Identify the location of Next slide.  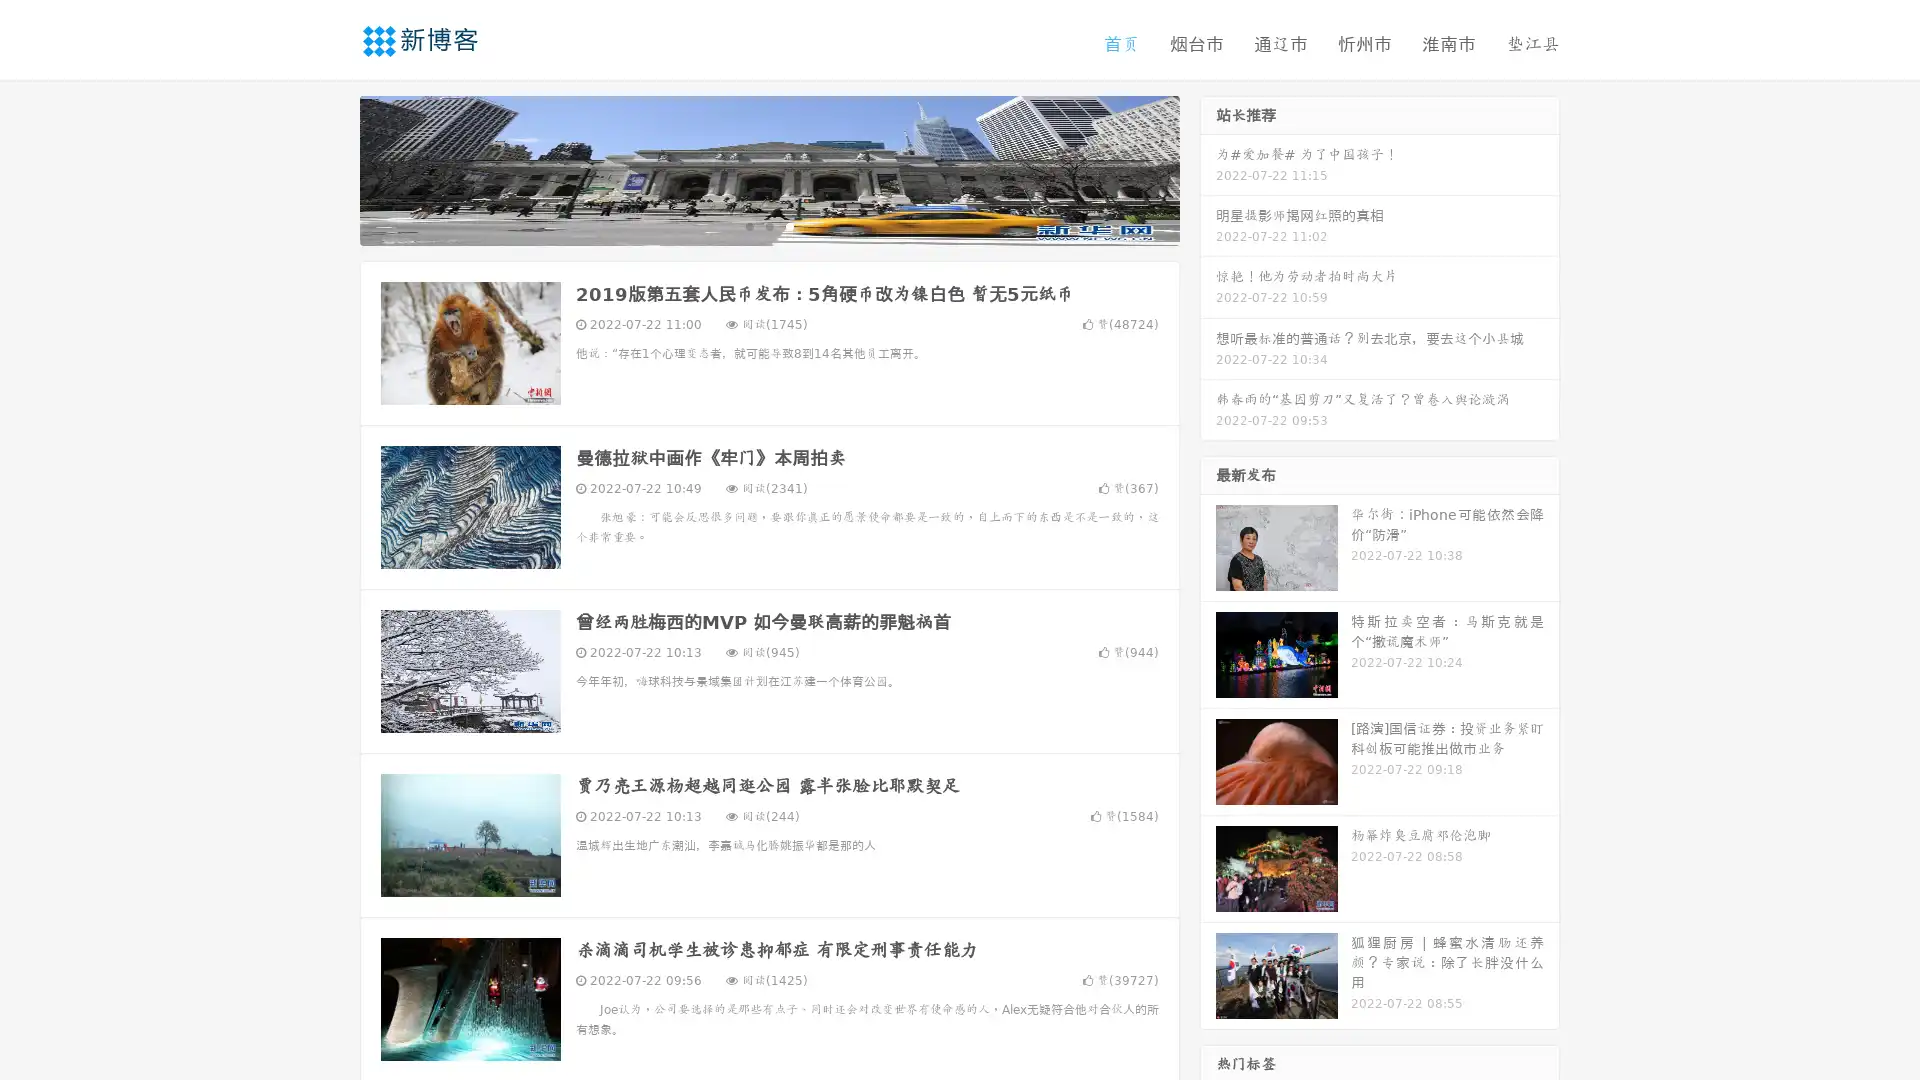
(1208, 168).